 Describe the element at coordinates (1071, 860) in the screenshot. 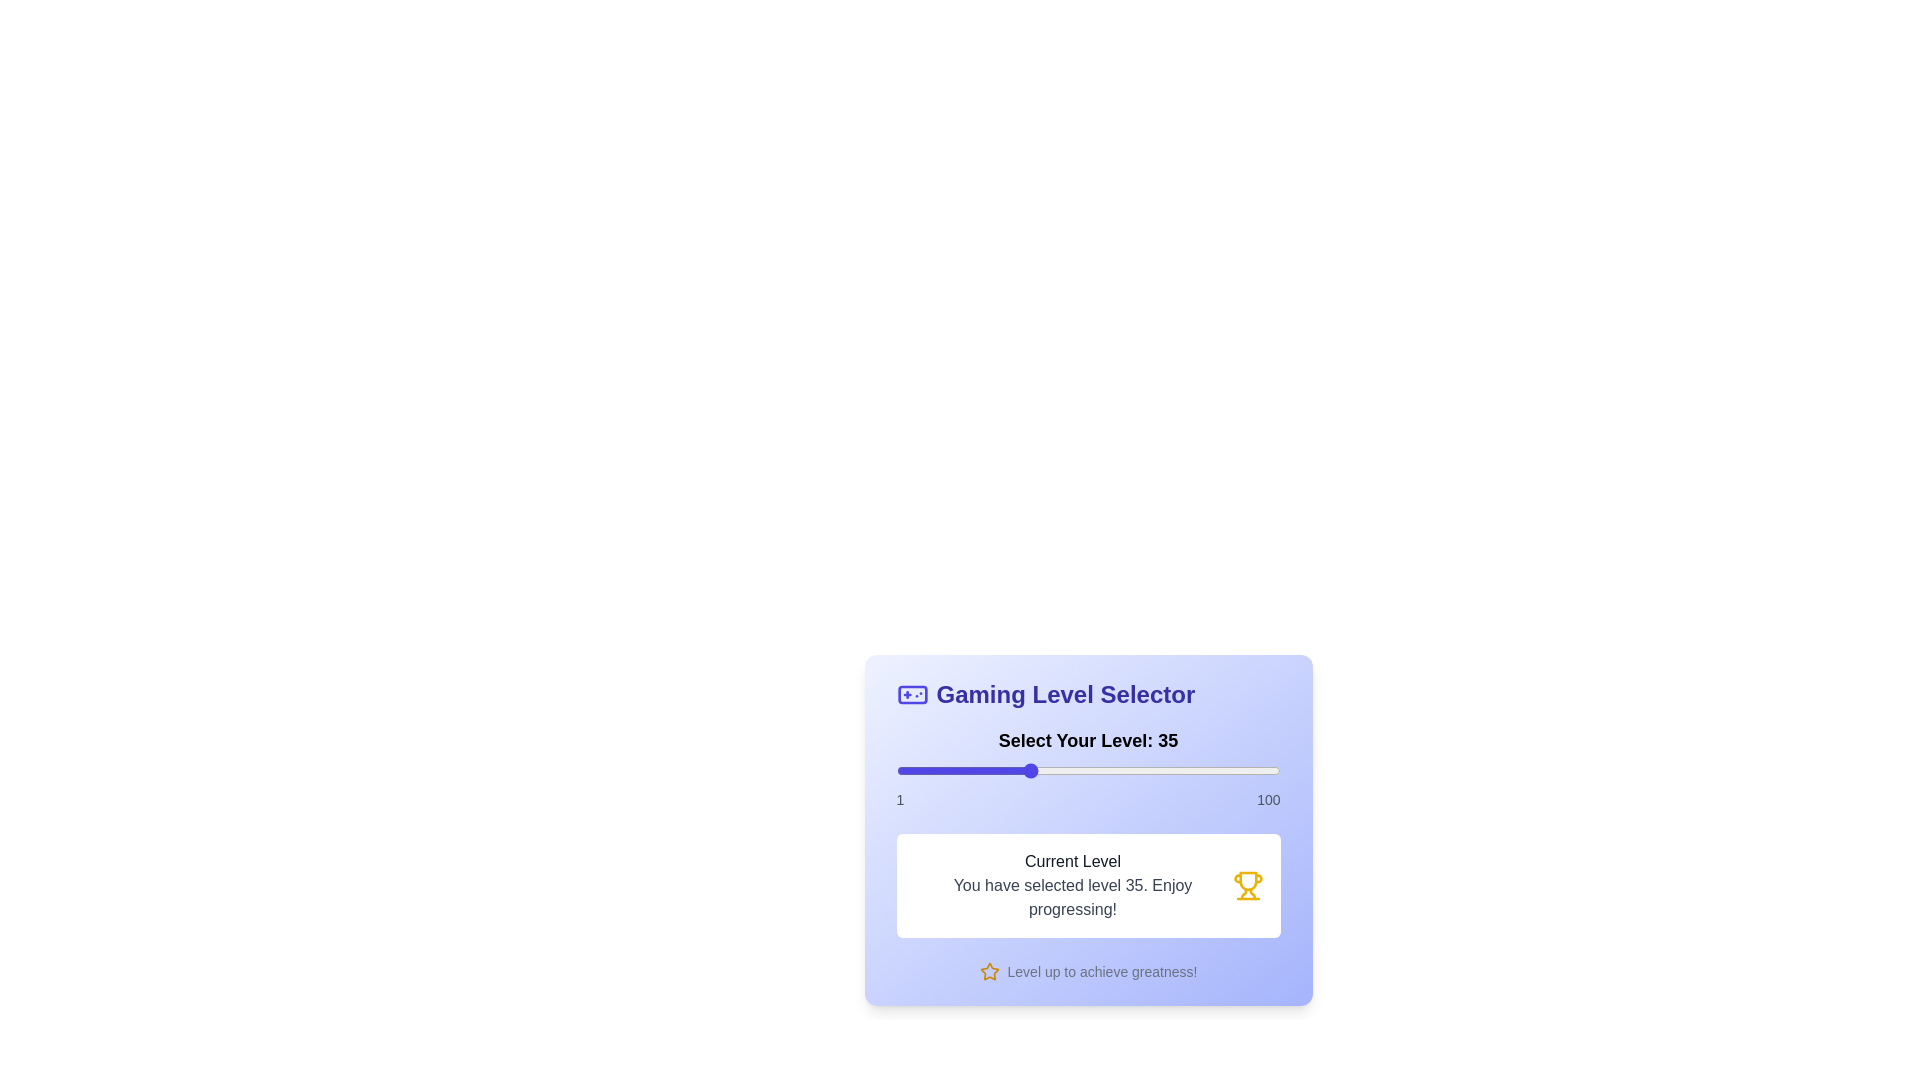

I see `the static text label indicating 'Current Level' which serves as a header for the user's current level information` at that location.